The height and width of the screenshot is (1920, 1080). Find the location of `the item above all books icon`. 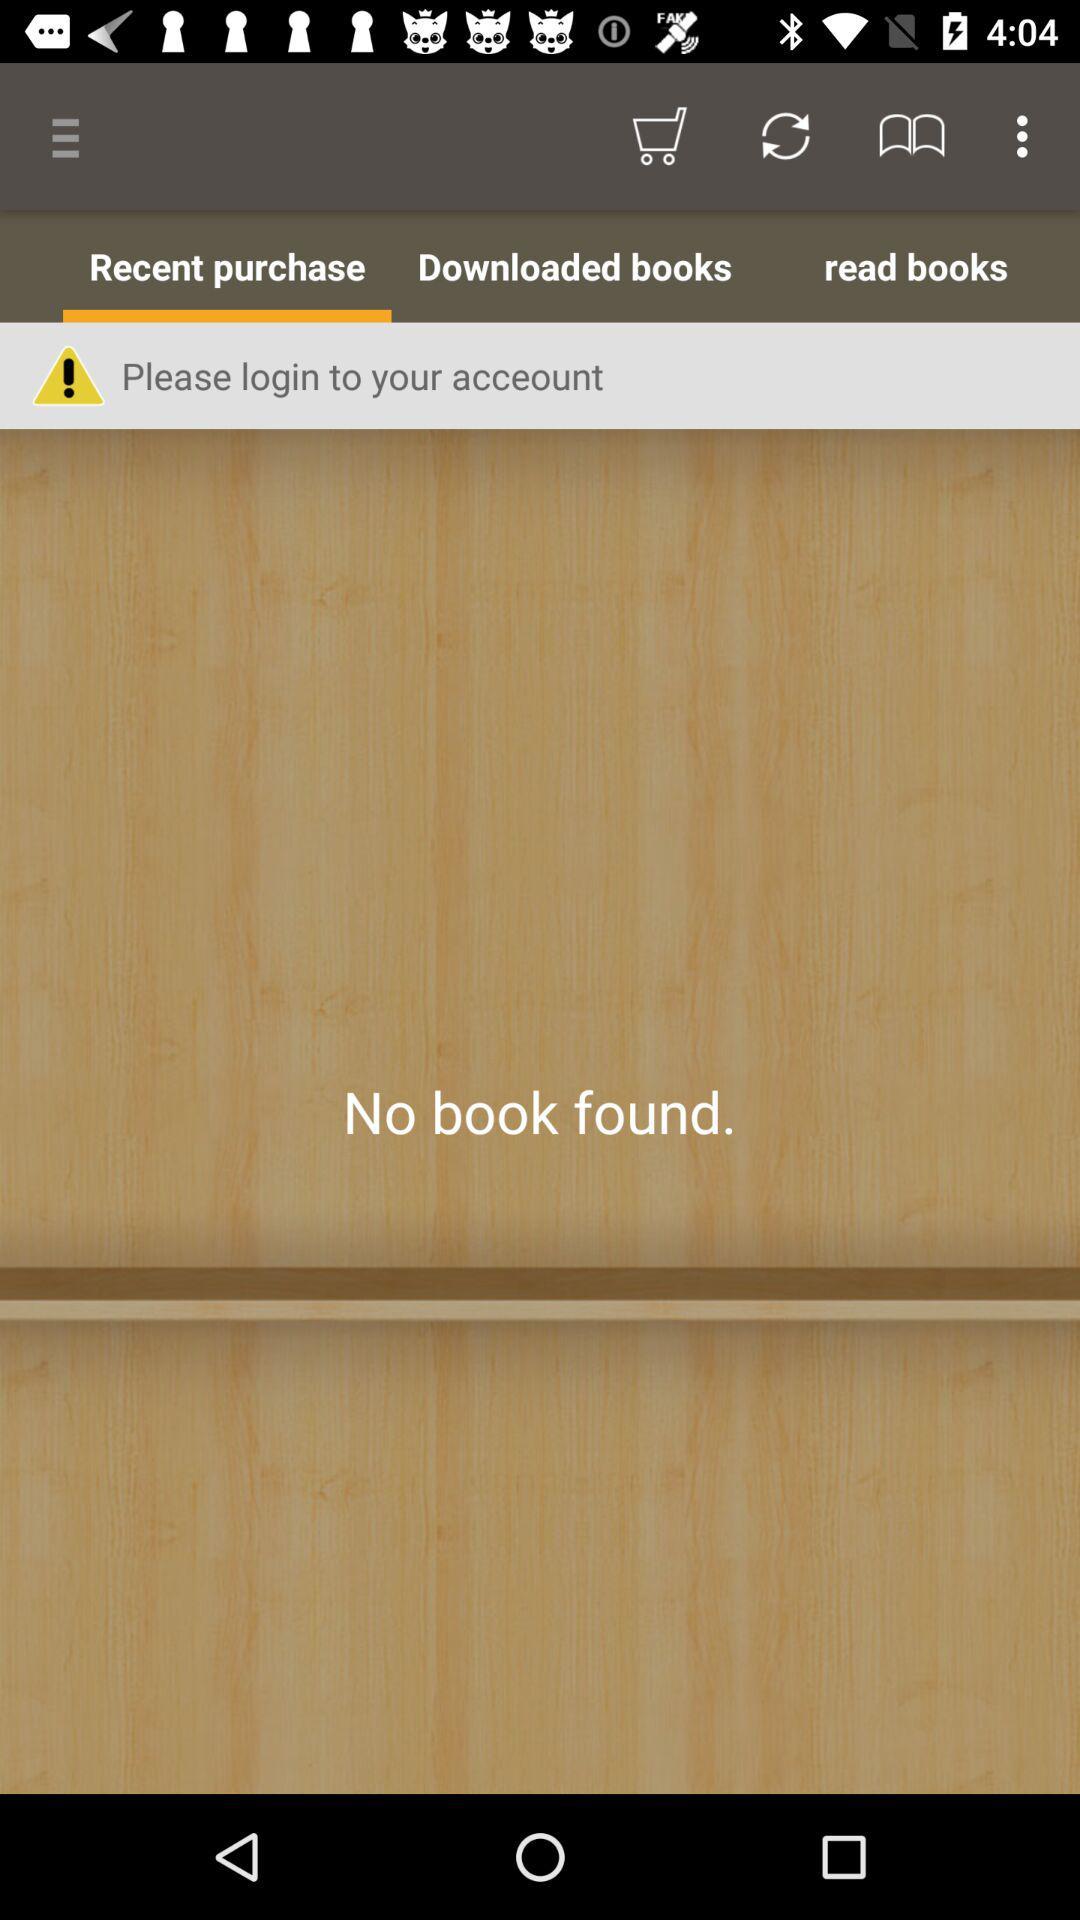

the item above all books icon is located at coordinates (72, 135).